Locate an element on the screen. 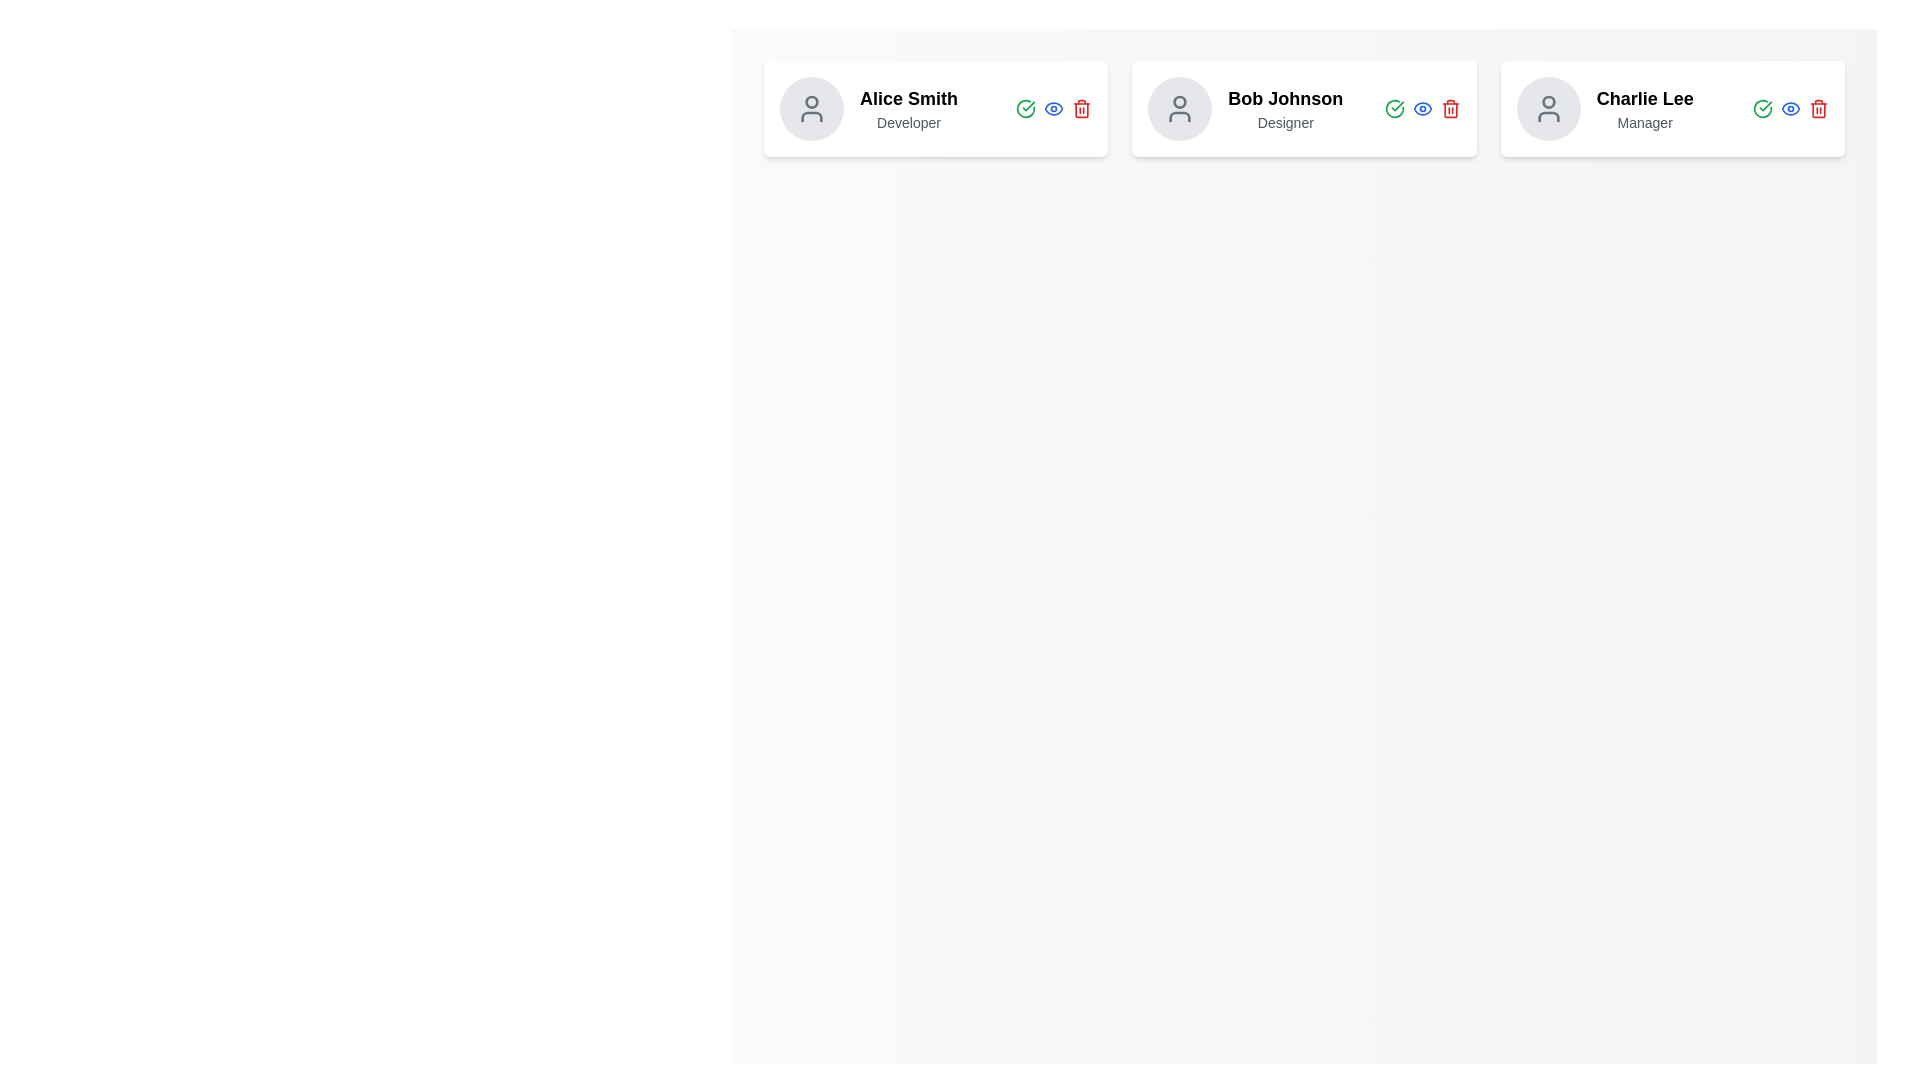  the text label displaying the name 'Bob Johnson' and the role 'Designer' to interact with it is located at coordinates (1285, 108).